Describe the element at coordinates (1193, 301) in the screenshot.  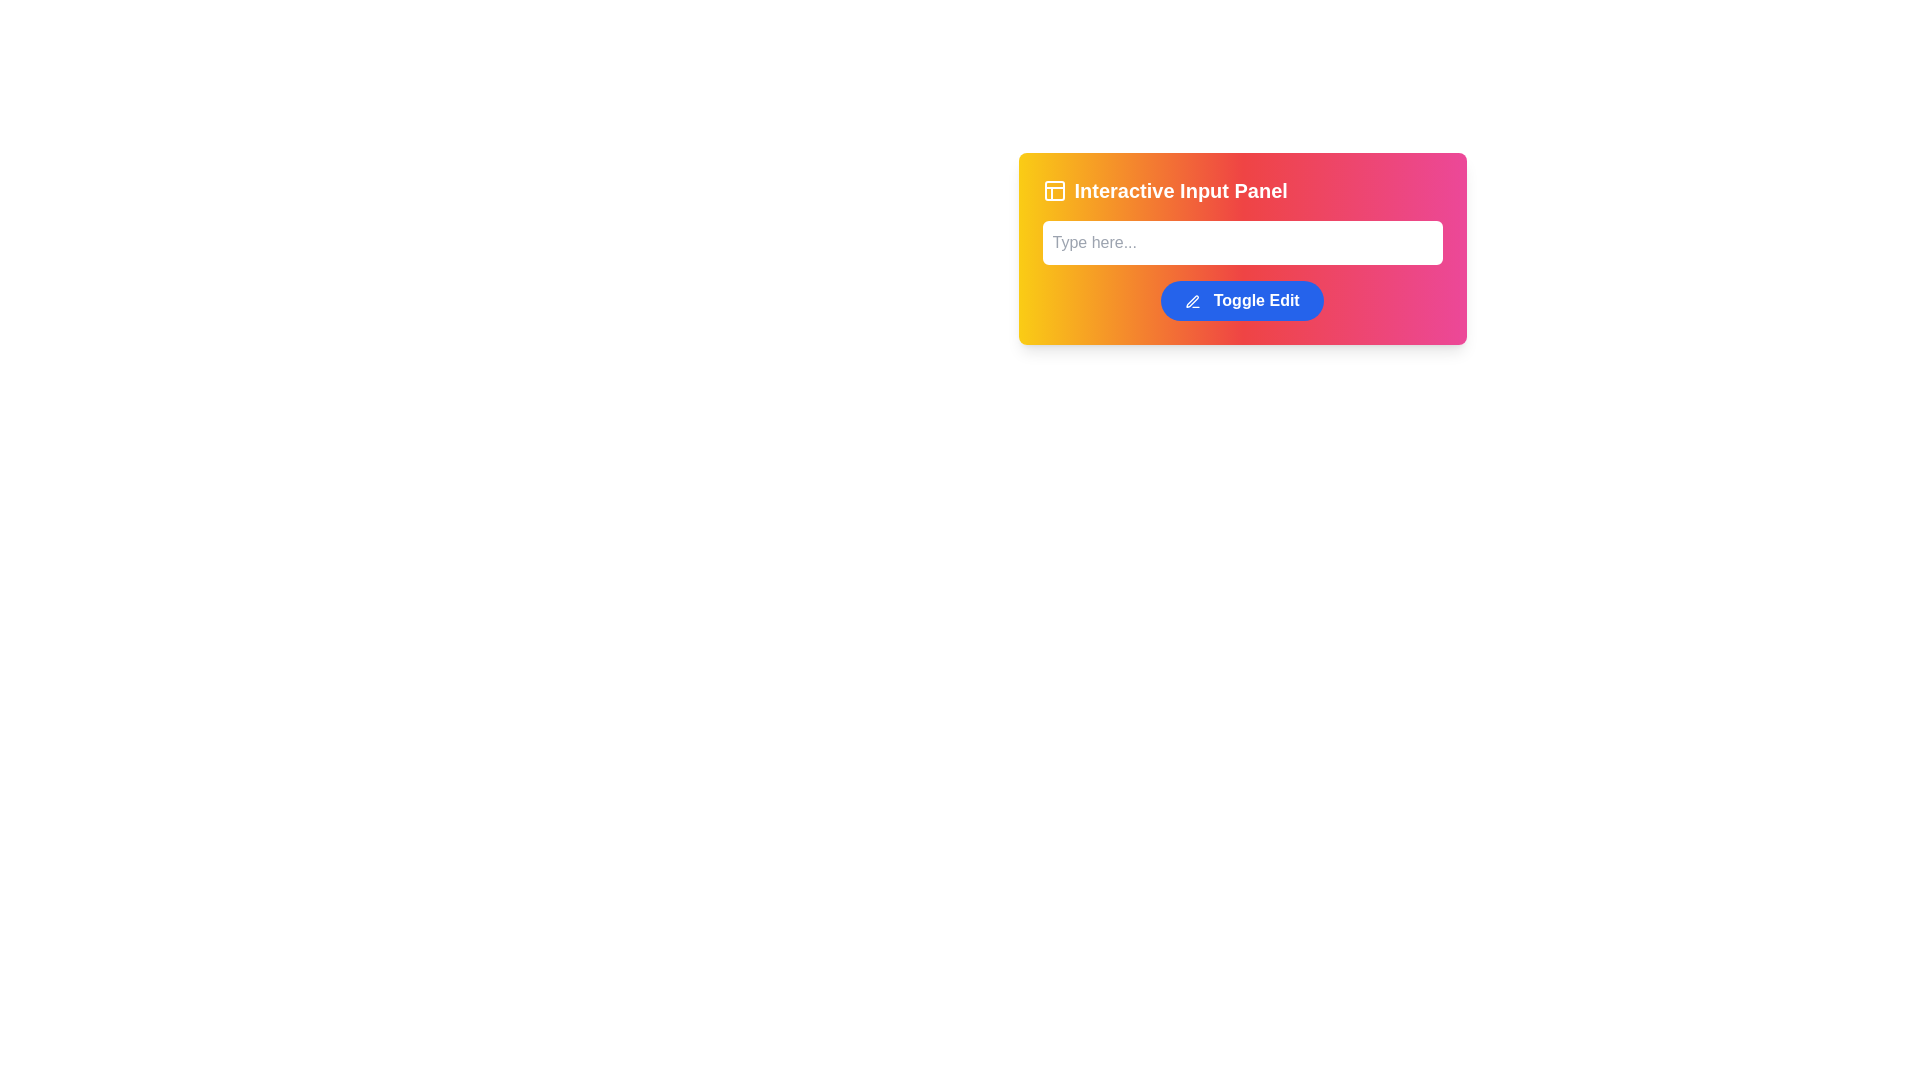
I see `the small blue pen icon located on the left side of the 'Toggle Edit' button situated in the lower-right part of the panel interface` at that location.